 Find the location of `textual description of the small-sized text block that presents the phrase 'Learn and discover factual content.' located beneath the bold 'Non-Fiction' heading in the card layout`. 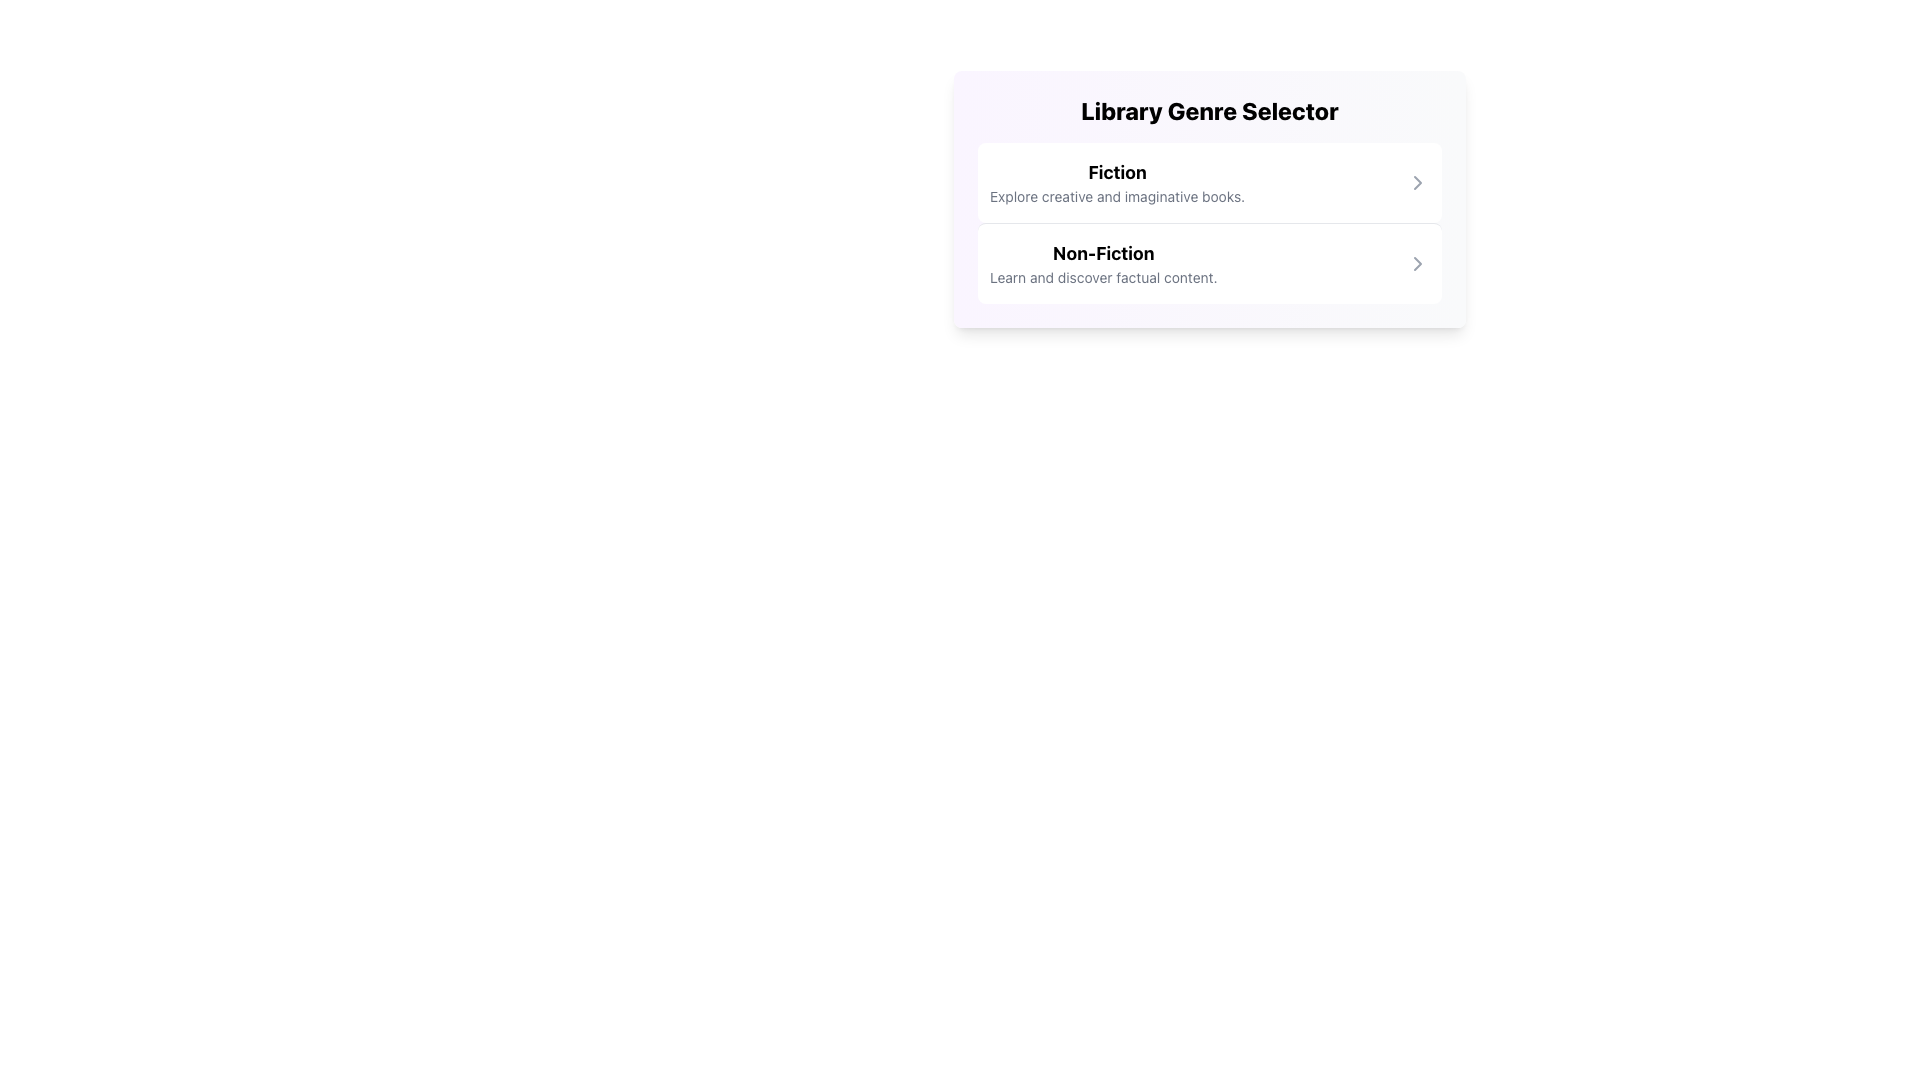

textual description of the small-sized text block that presents the phrase 'Learn and discover factual content.' located beneath the bold 'Non-Fiction' heading in the card layout is located at coordinates (1102, 277).